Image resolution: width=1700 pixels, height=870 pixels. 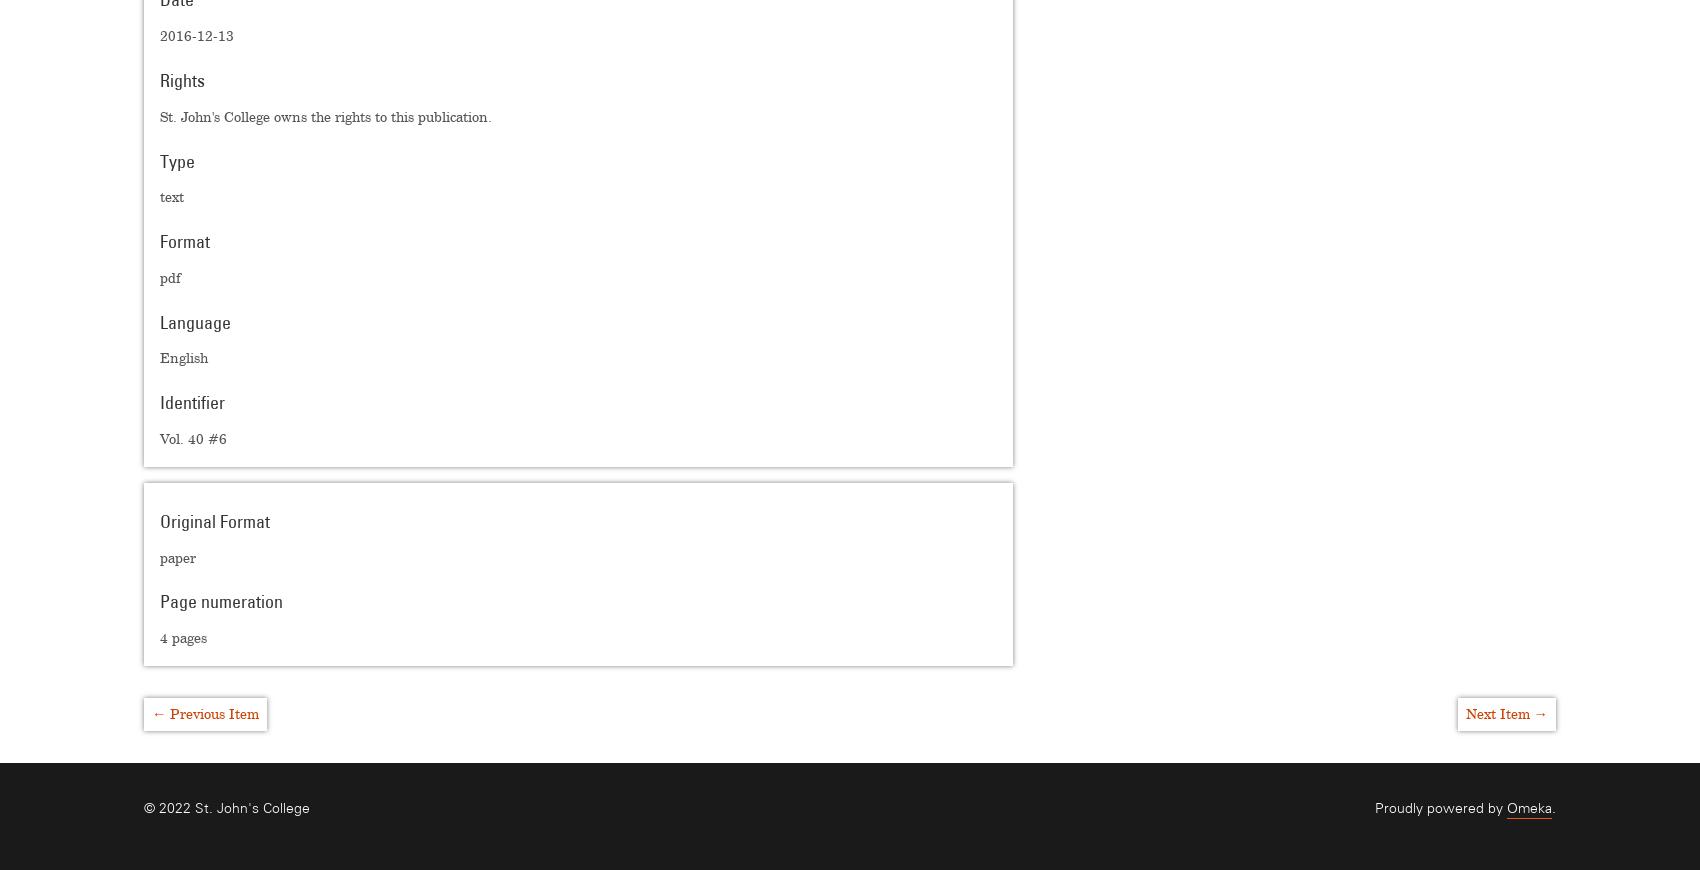 What do you see at coordinates (158, 438) in the screenshot?
I see `'Vol. 40 #6'` at bounding box center [158, 438].